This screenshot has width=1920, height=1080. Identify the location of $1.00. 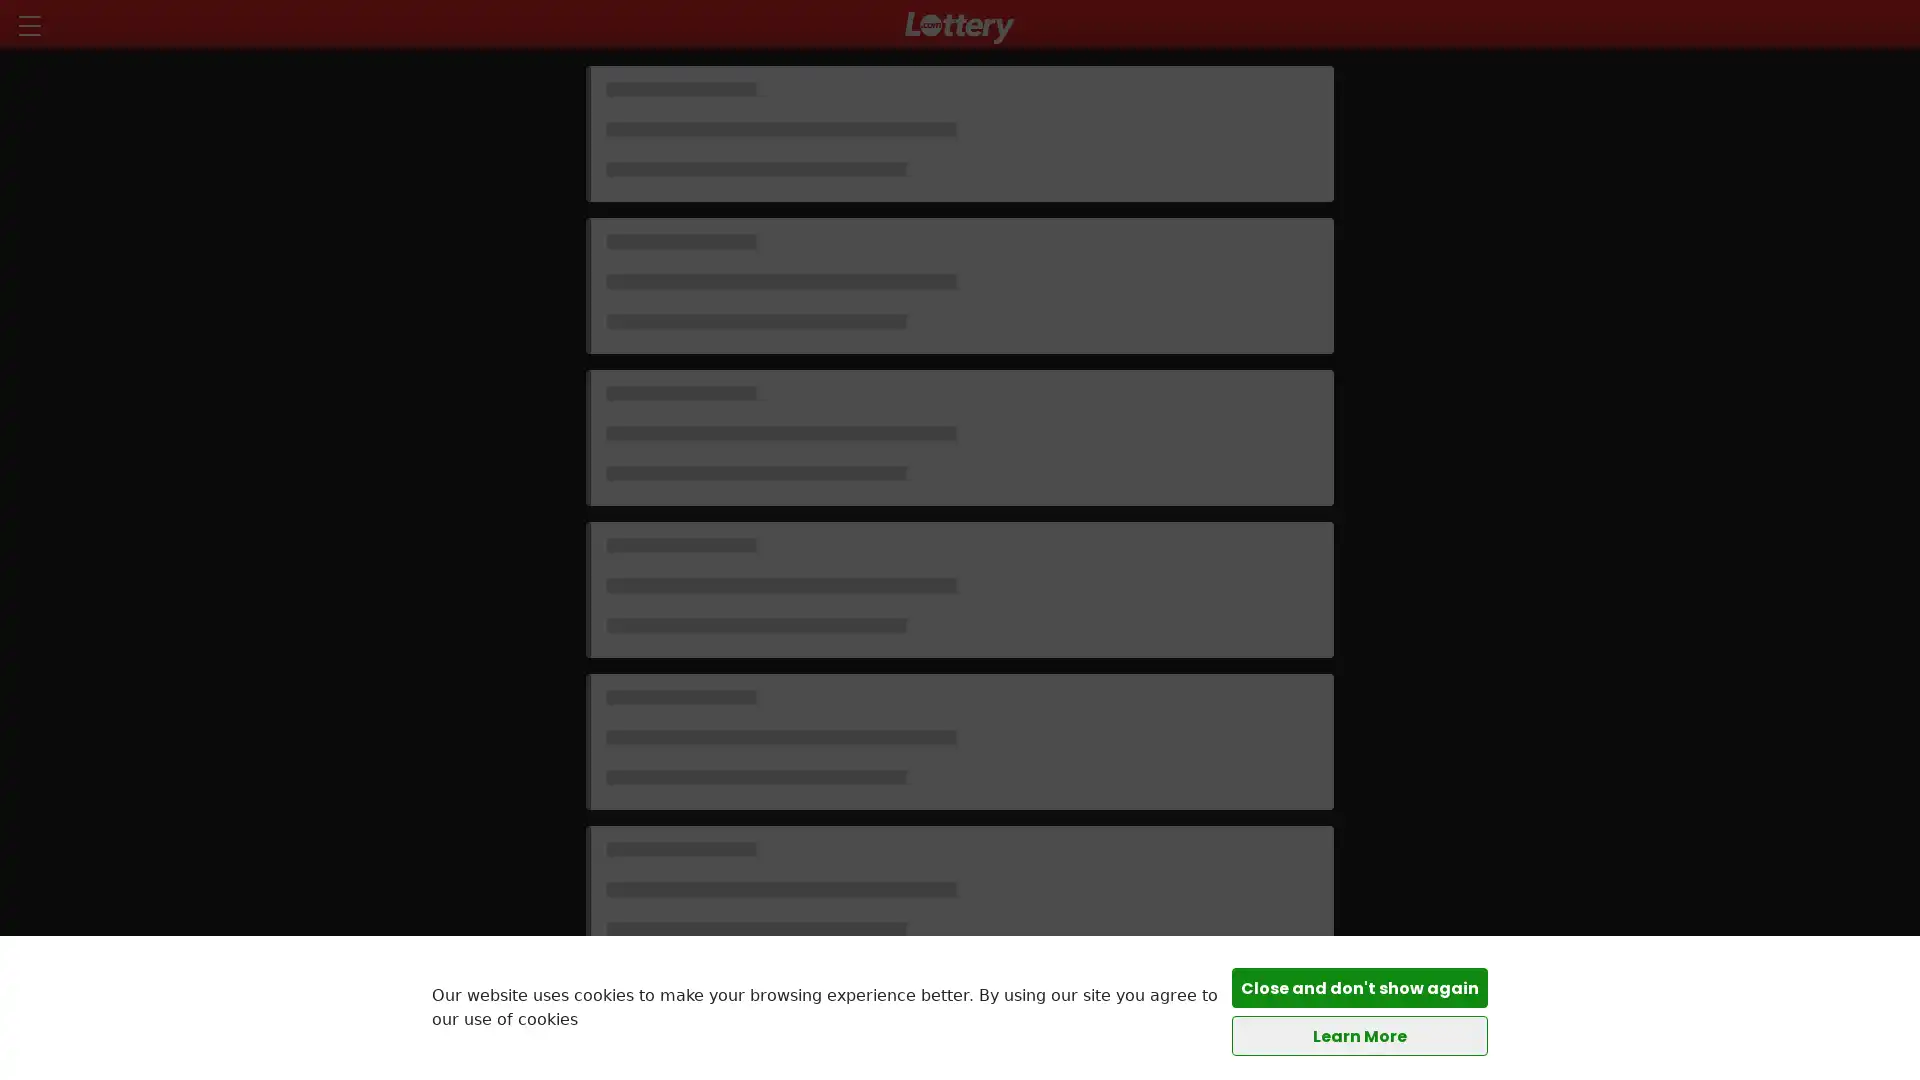
(1270, 470).